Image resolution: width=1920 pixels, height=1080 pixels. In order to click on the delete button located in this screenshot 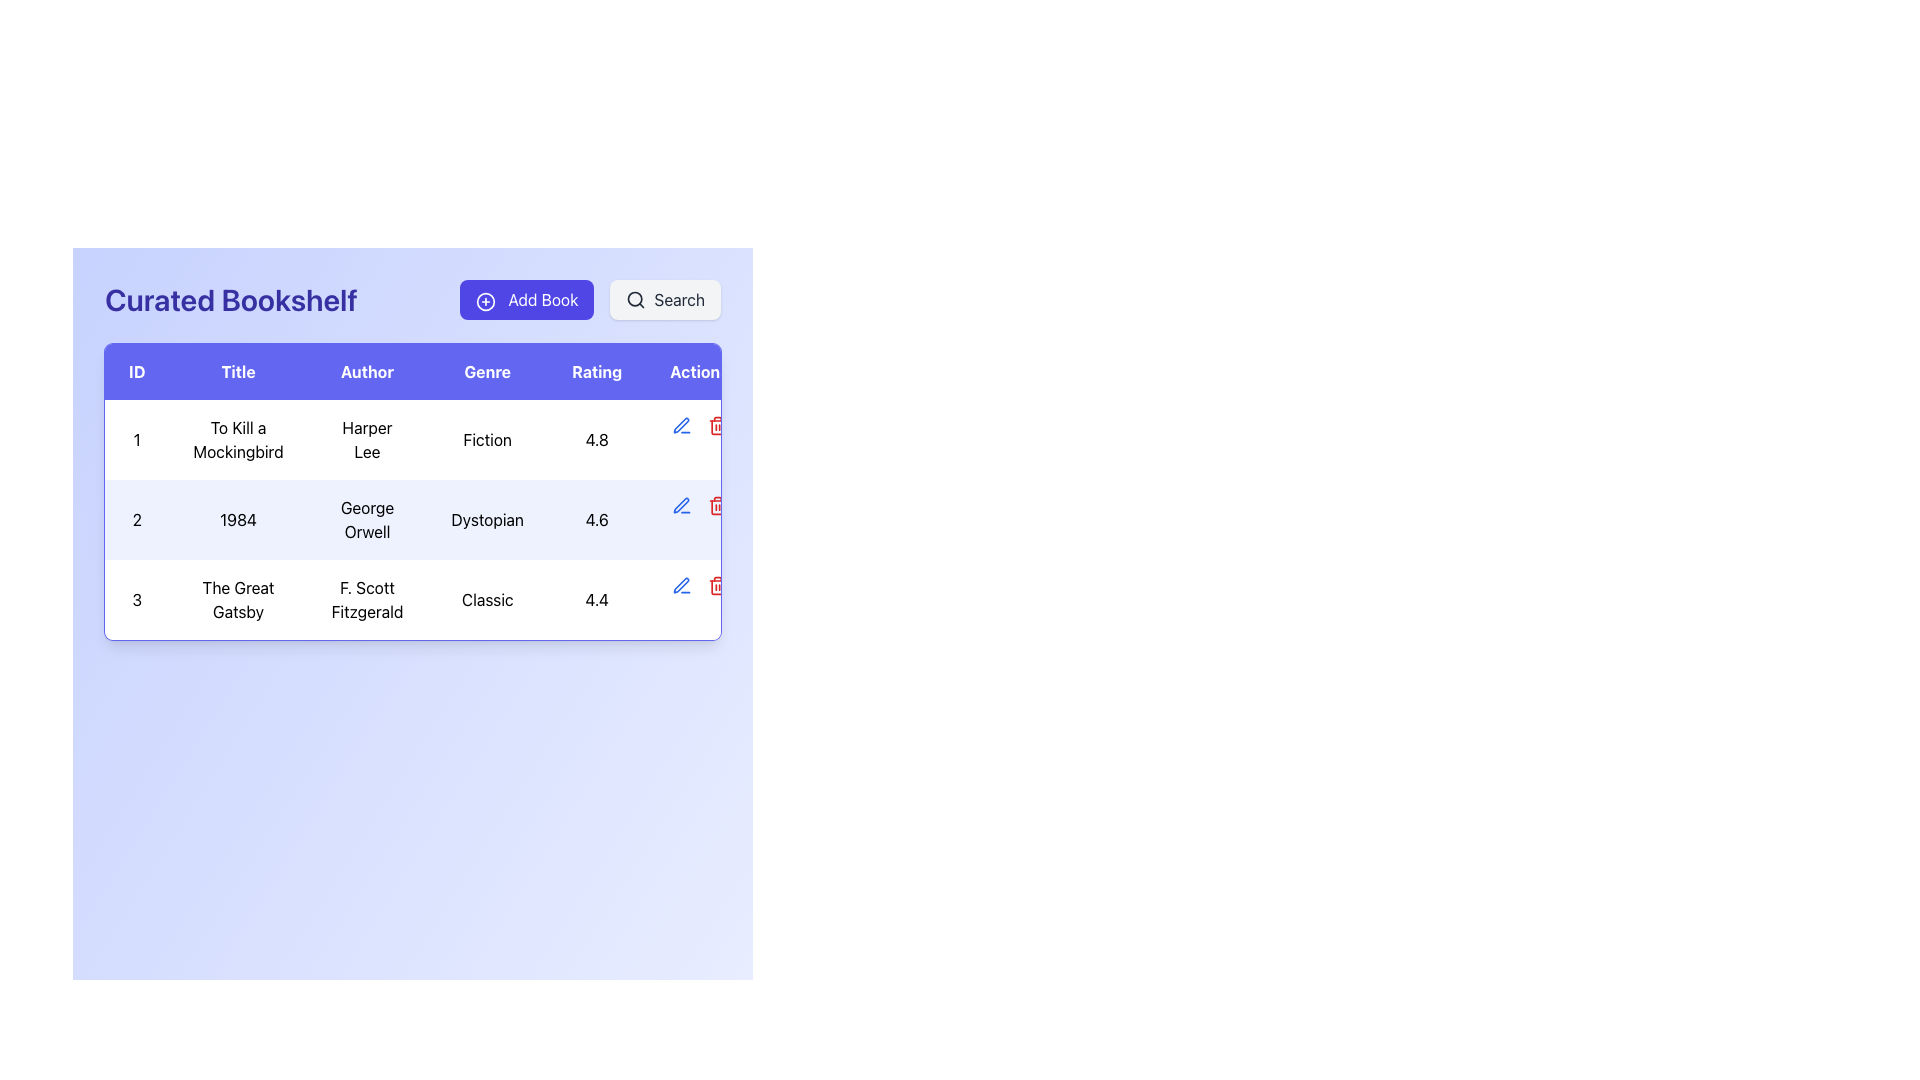, I will do `click(717, 585)`.